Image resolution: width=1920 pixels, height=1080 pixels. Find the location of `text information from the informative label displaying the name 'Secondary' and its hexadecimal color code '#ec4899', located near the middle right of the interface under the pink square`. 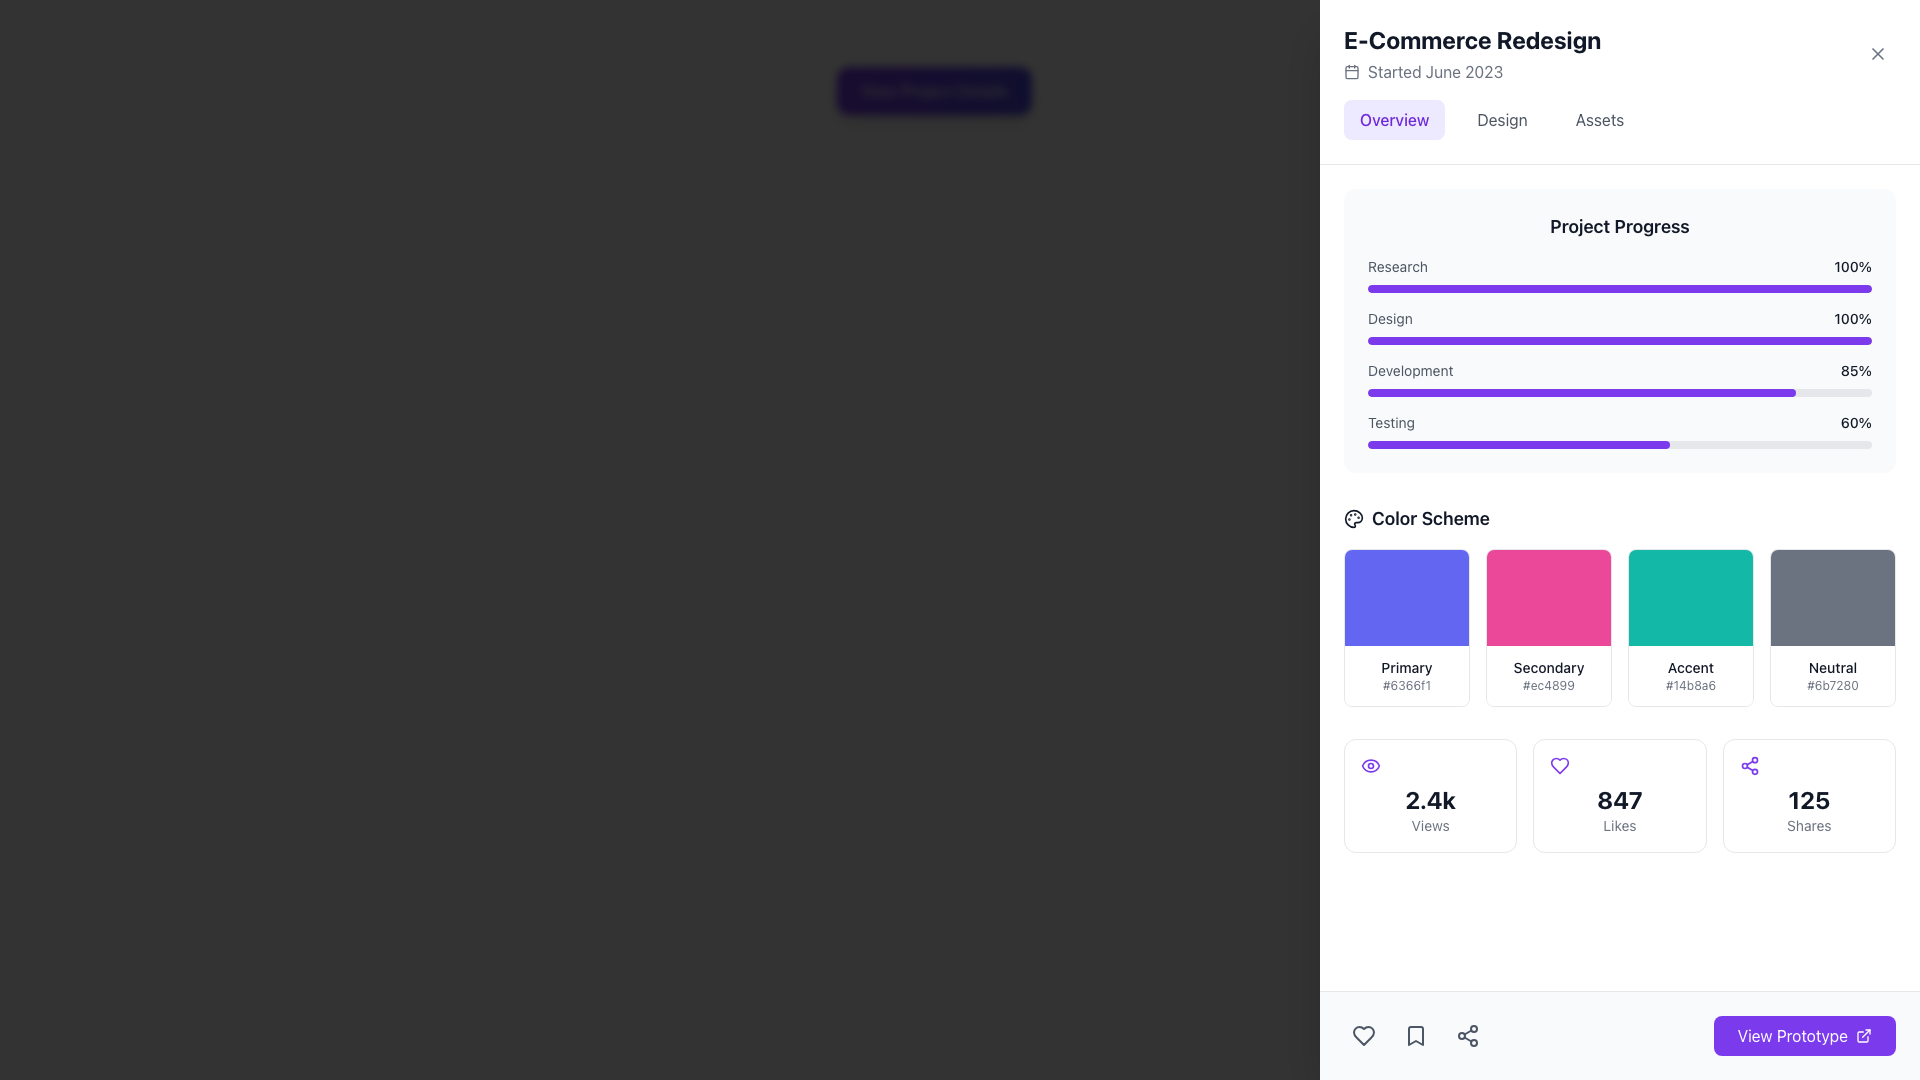

text information from the informative label displaying the name 'Secondary' and its hexadecimal color code '#ec4899', located near the middle right of the interface under the pink square is located at coordinates (1548, 675).